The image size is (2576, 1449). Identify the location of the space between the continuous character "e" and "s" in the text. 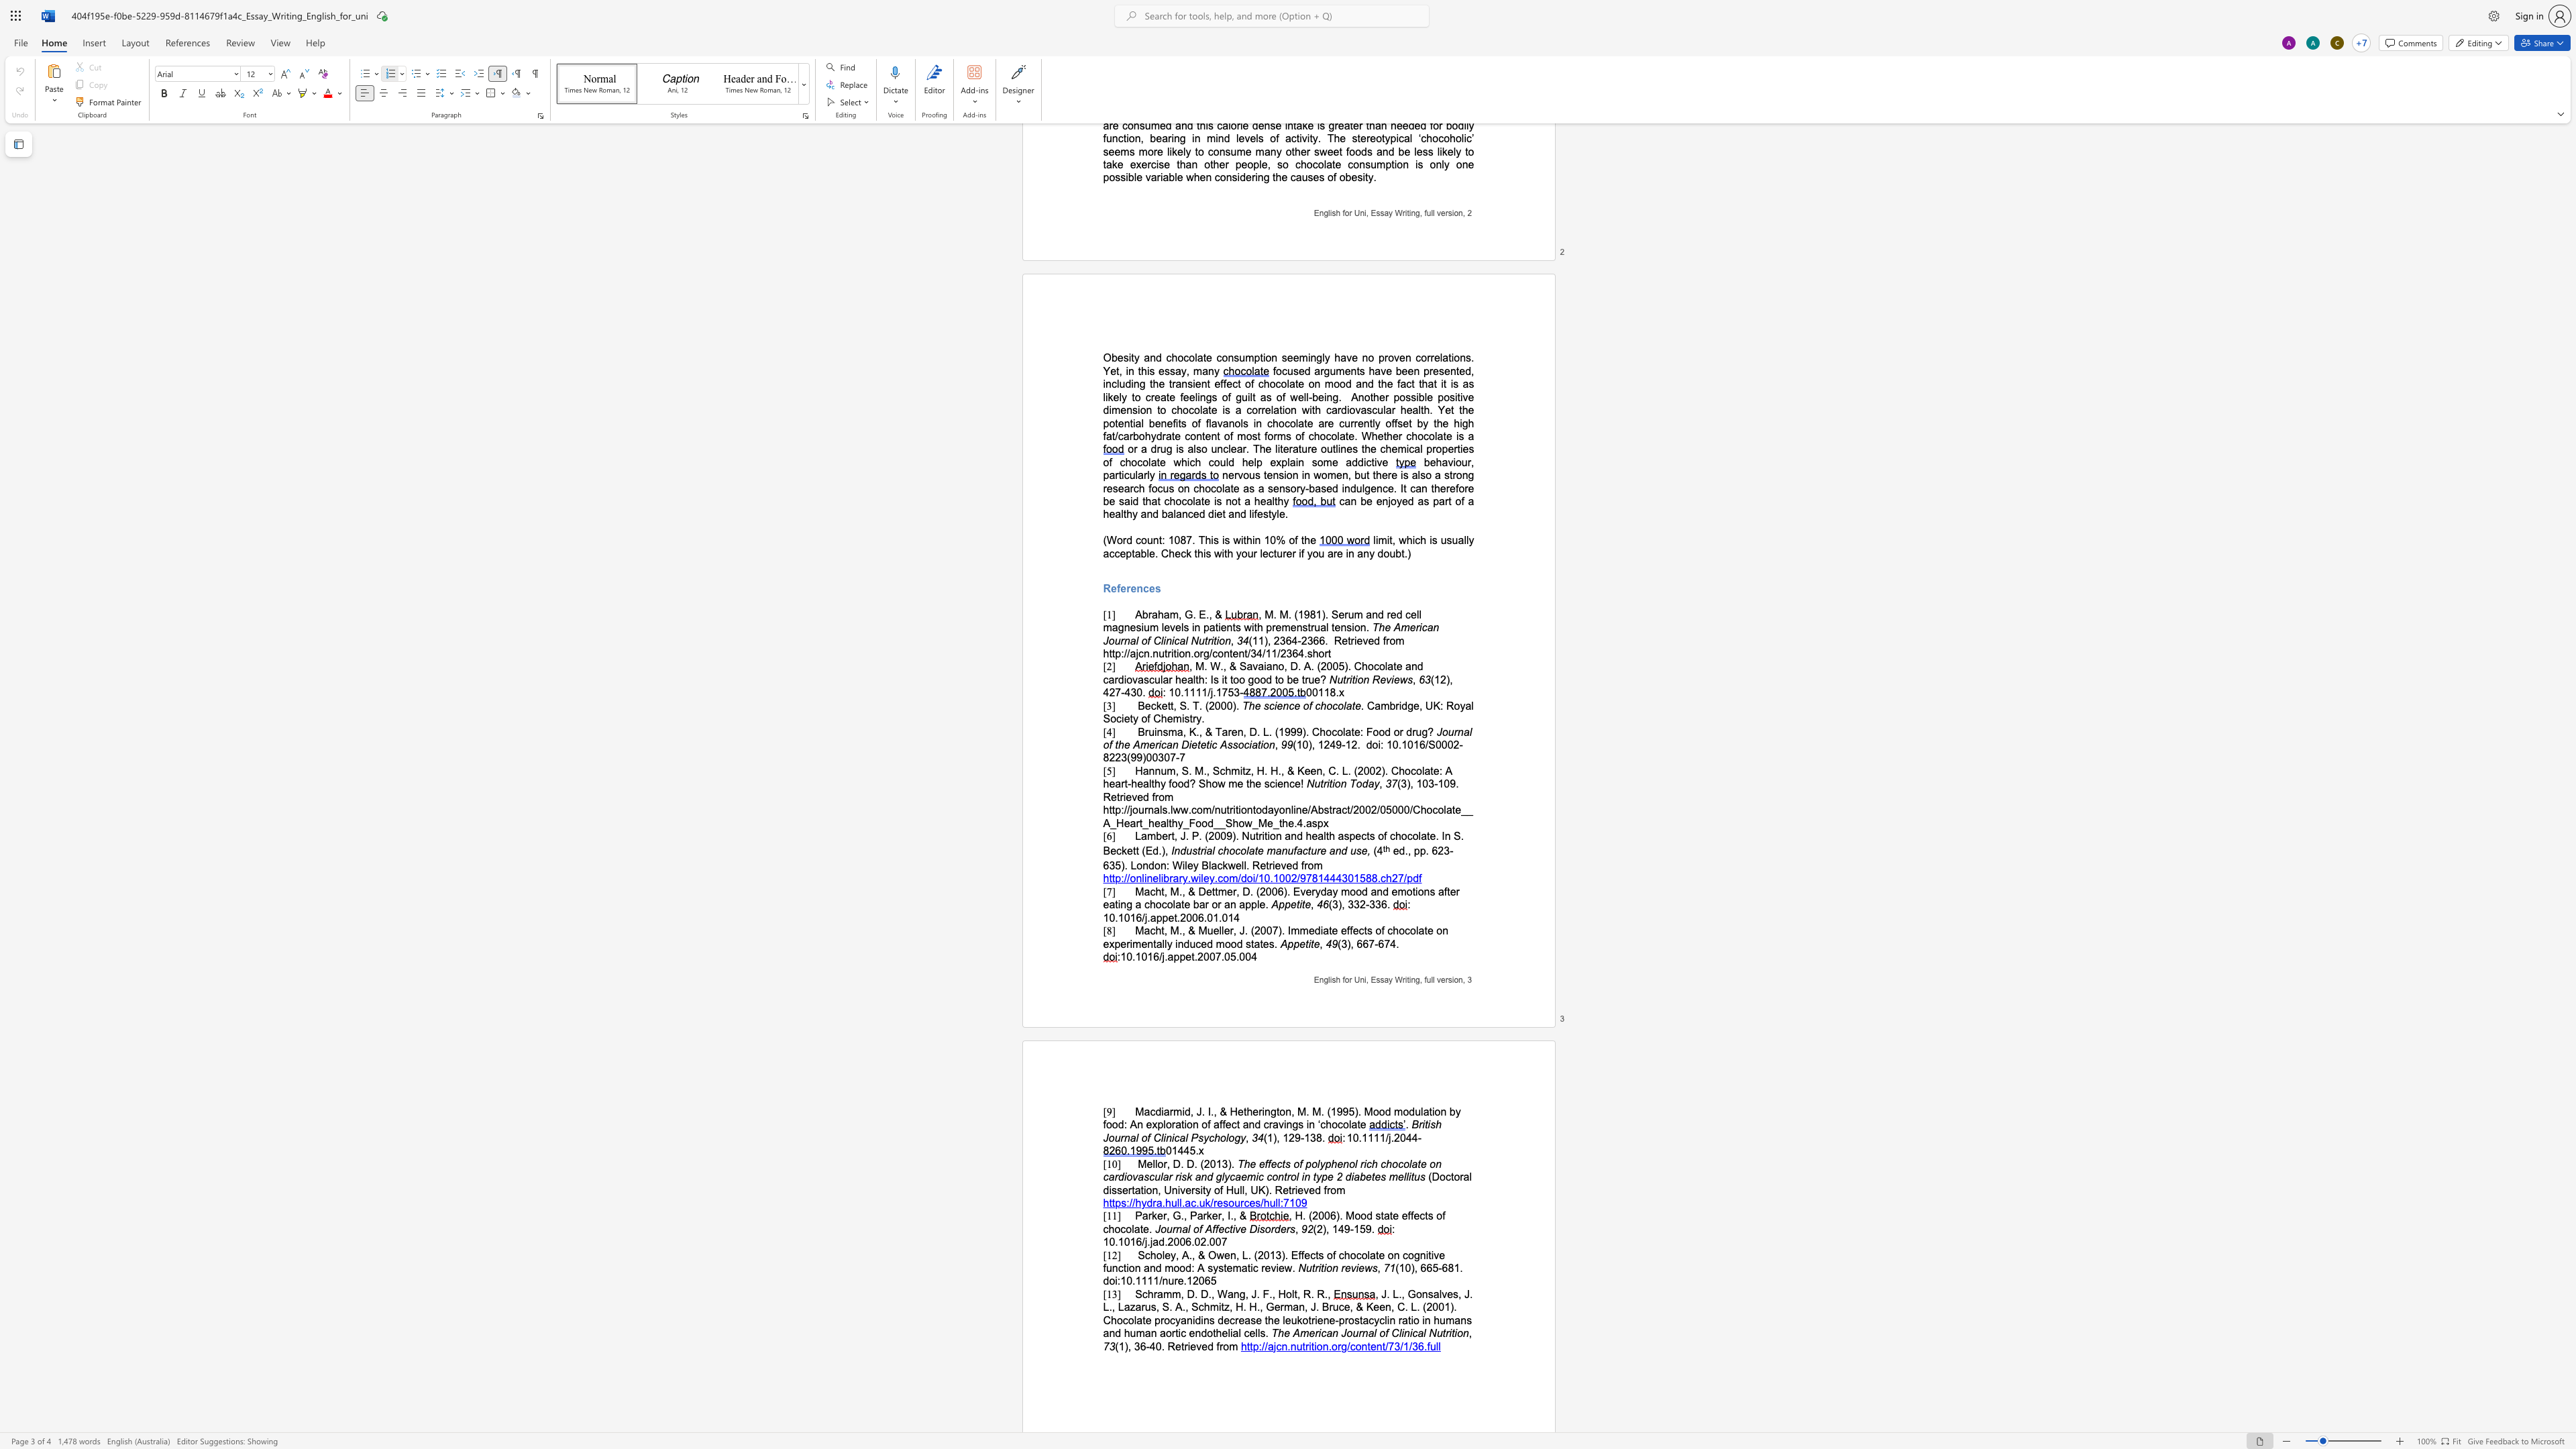
(1379, 1177).